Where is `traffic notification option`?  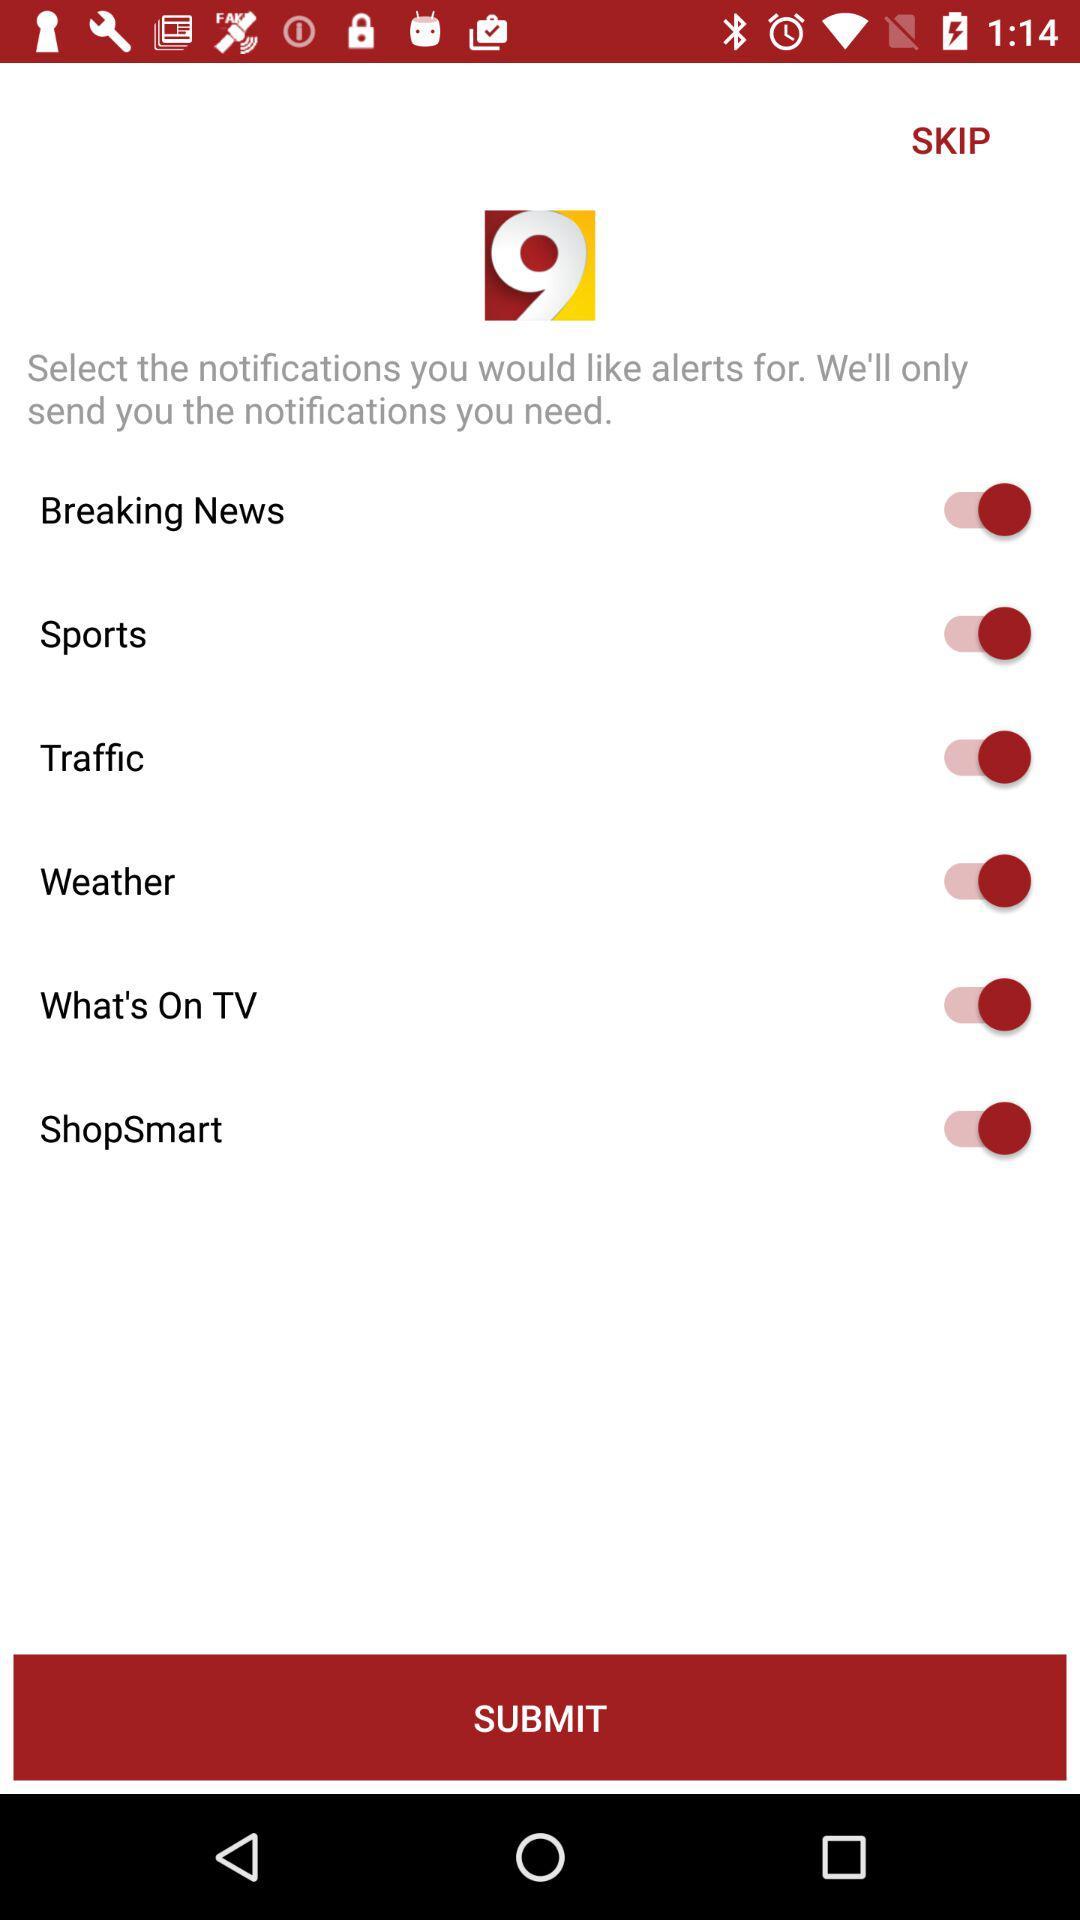
traffic notification option is located at coordinates (977, 756).